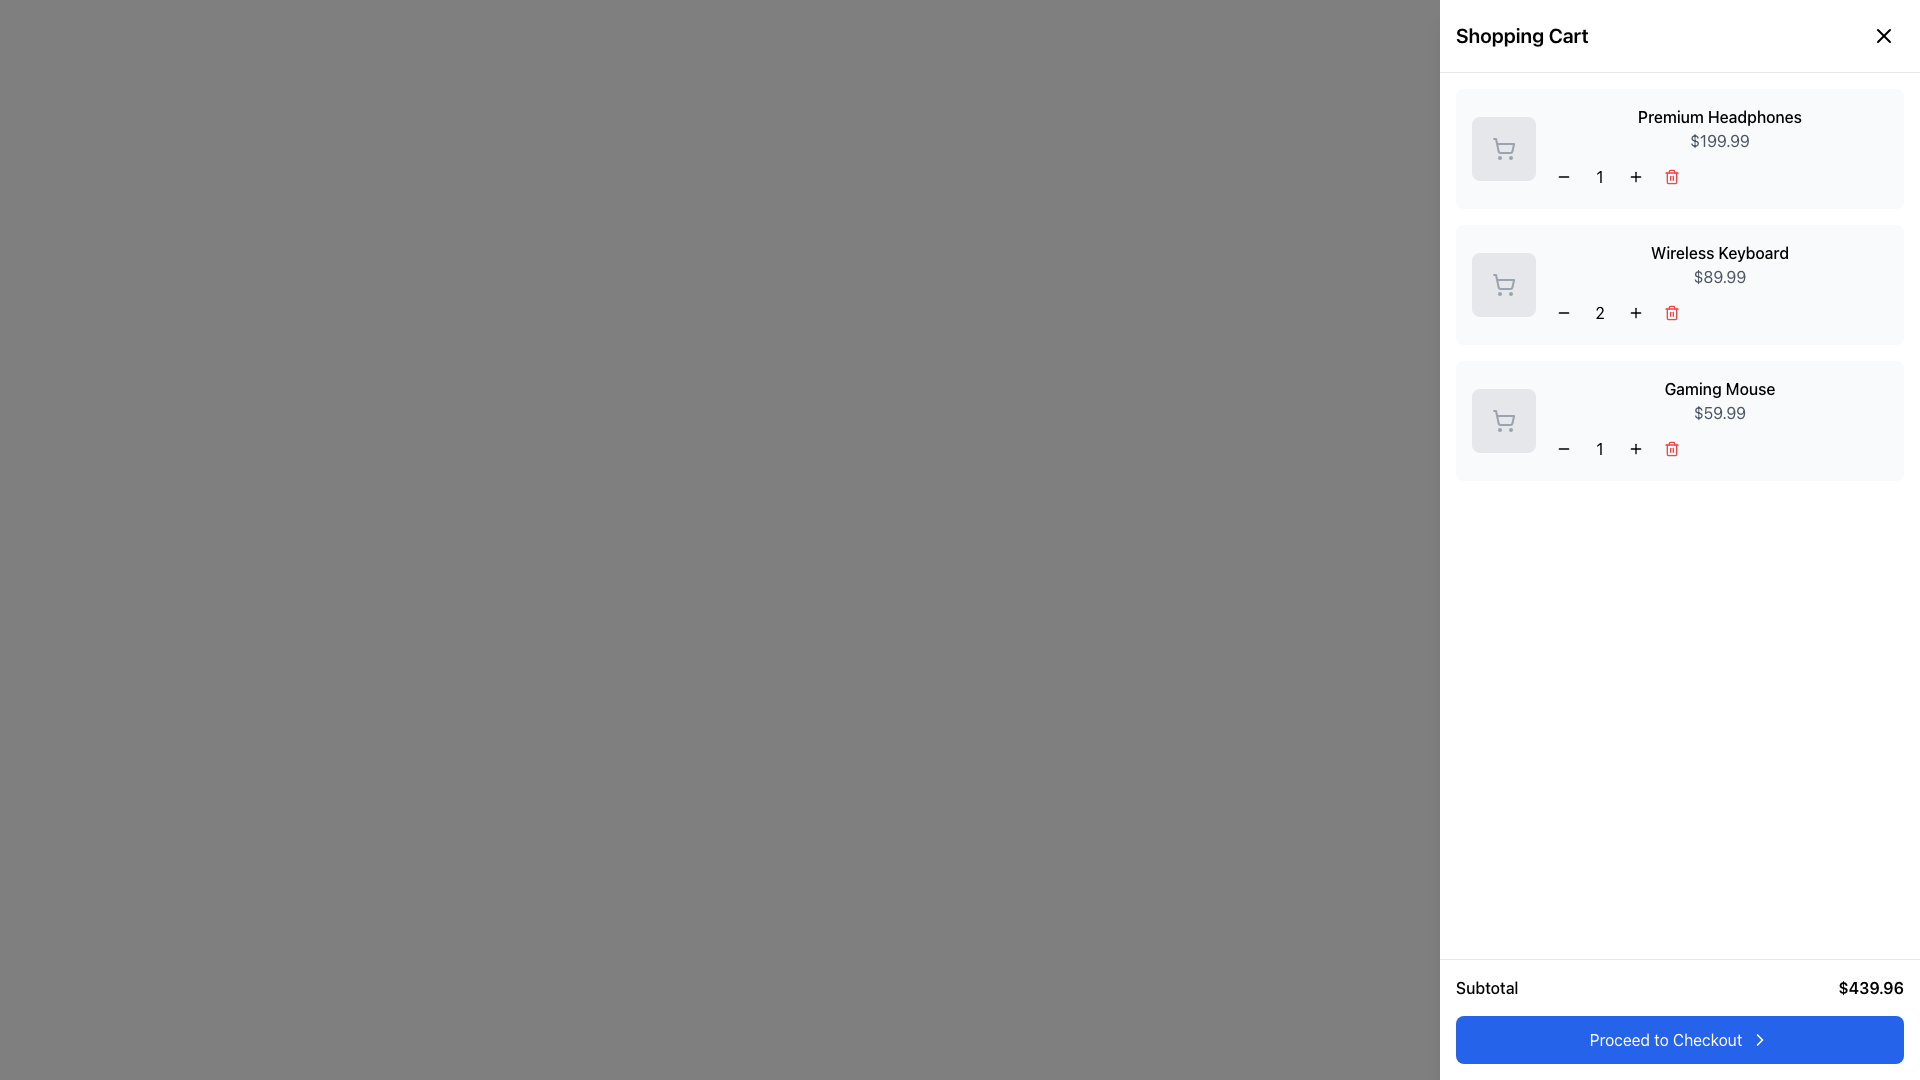 This screenshot has width=1920, height=1080. Describe the element at coordinates (1680, 419) in the screenshot. I see `the item entry component in the shopping cart interface, which is positioned third in the list and displays product details, to observe its shadow effect` at that location.